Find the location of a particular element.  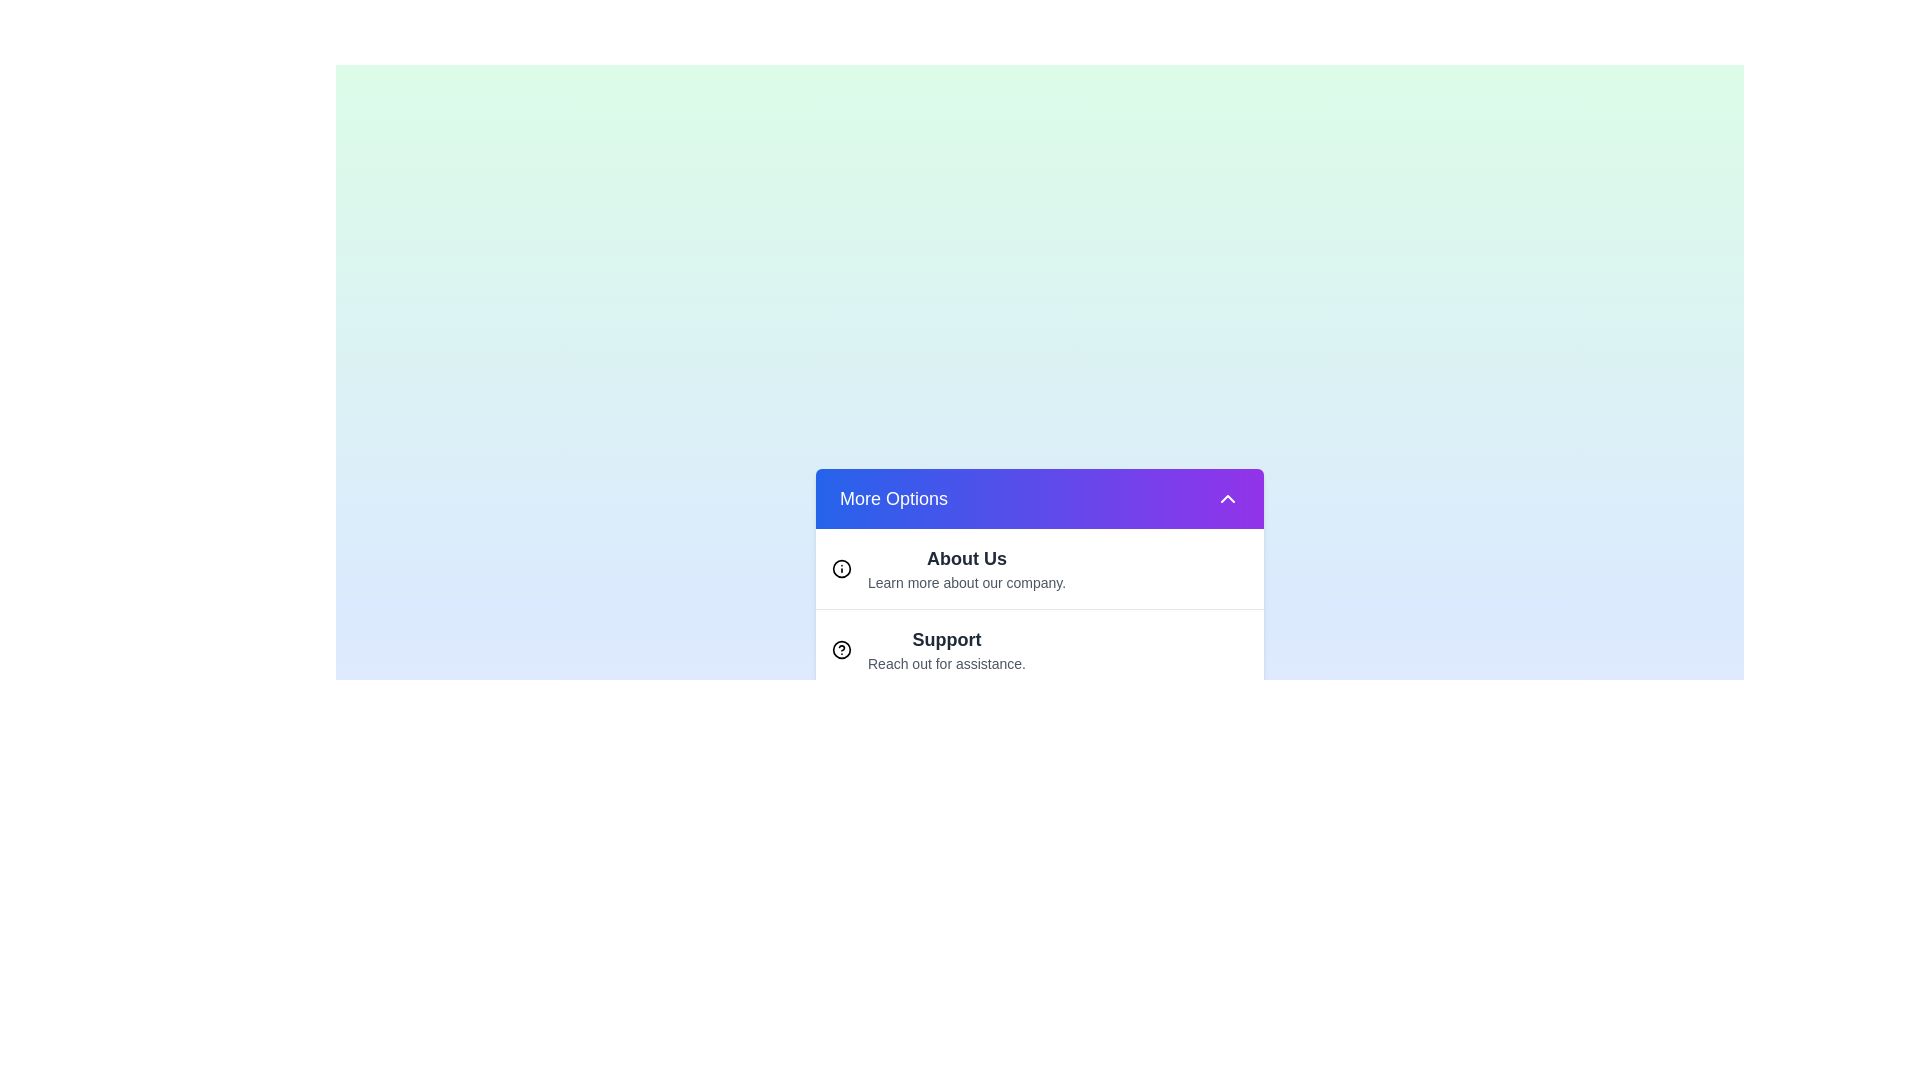

the option About Us to highlight it is located at coordinates (1040, 568).